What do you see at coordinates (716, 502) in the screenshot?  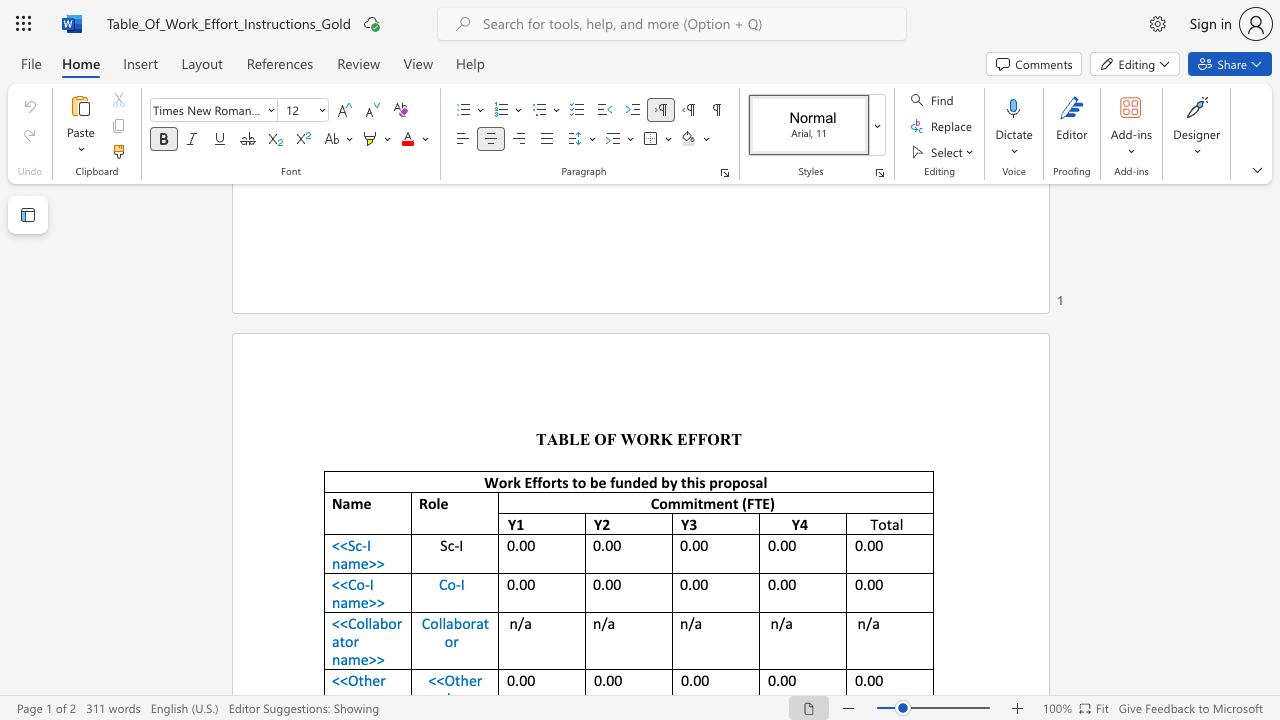 I see `the subset text "ent (FTE)" within the text "Commitment (FTE)"` at bounding box center [716, 502].